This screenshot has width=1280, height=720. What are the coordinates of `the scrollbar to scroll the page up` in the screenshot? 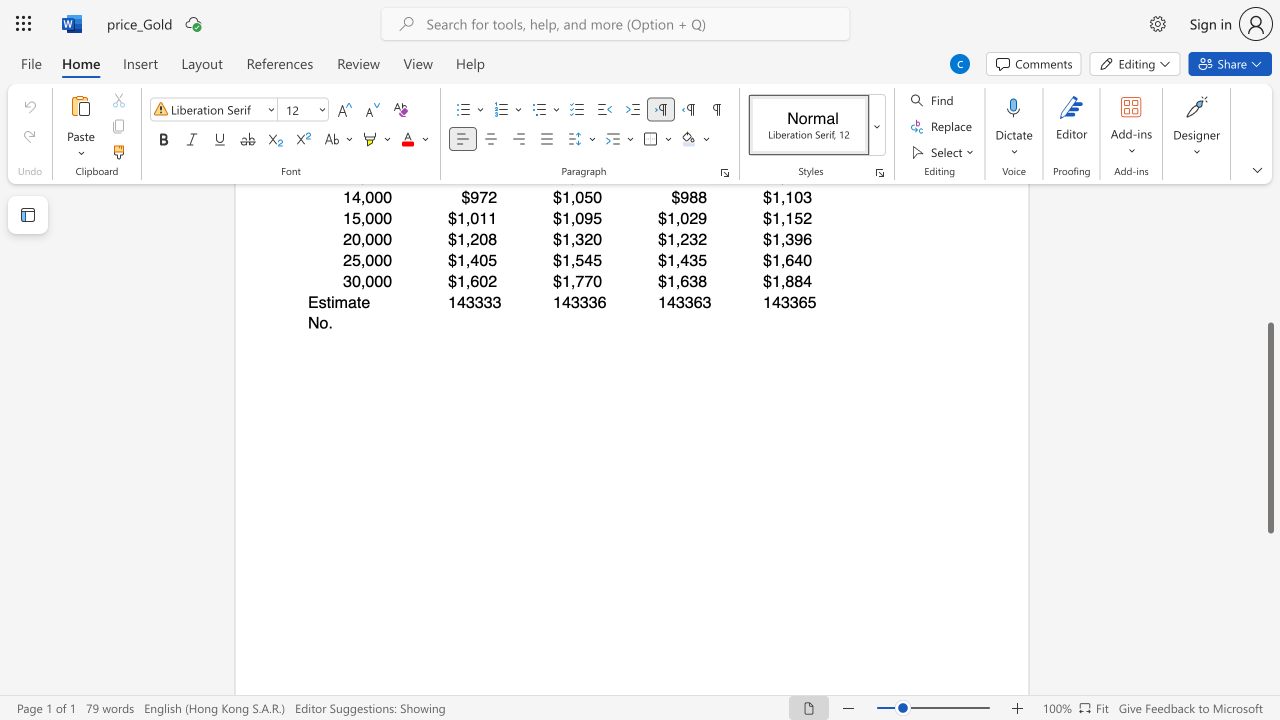 It's located at (1269, 228).